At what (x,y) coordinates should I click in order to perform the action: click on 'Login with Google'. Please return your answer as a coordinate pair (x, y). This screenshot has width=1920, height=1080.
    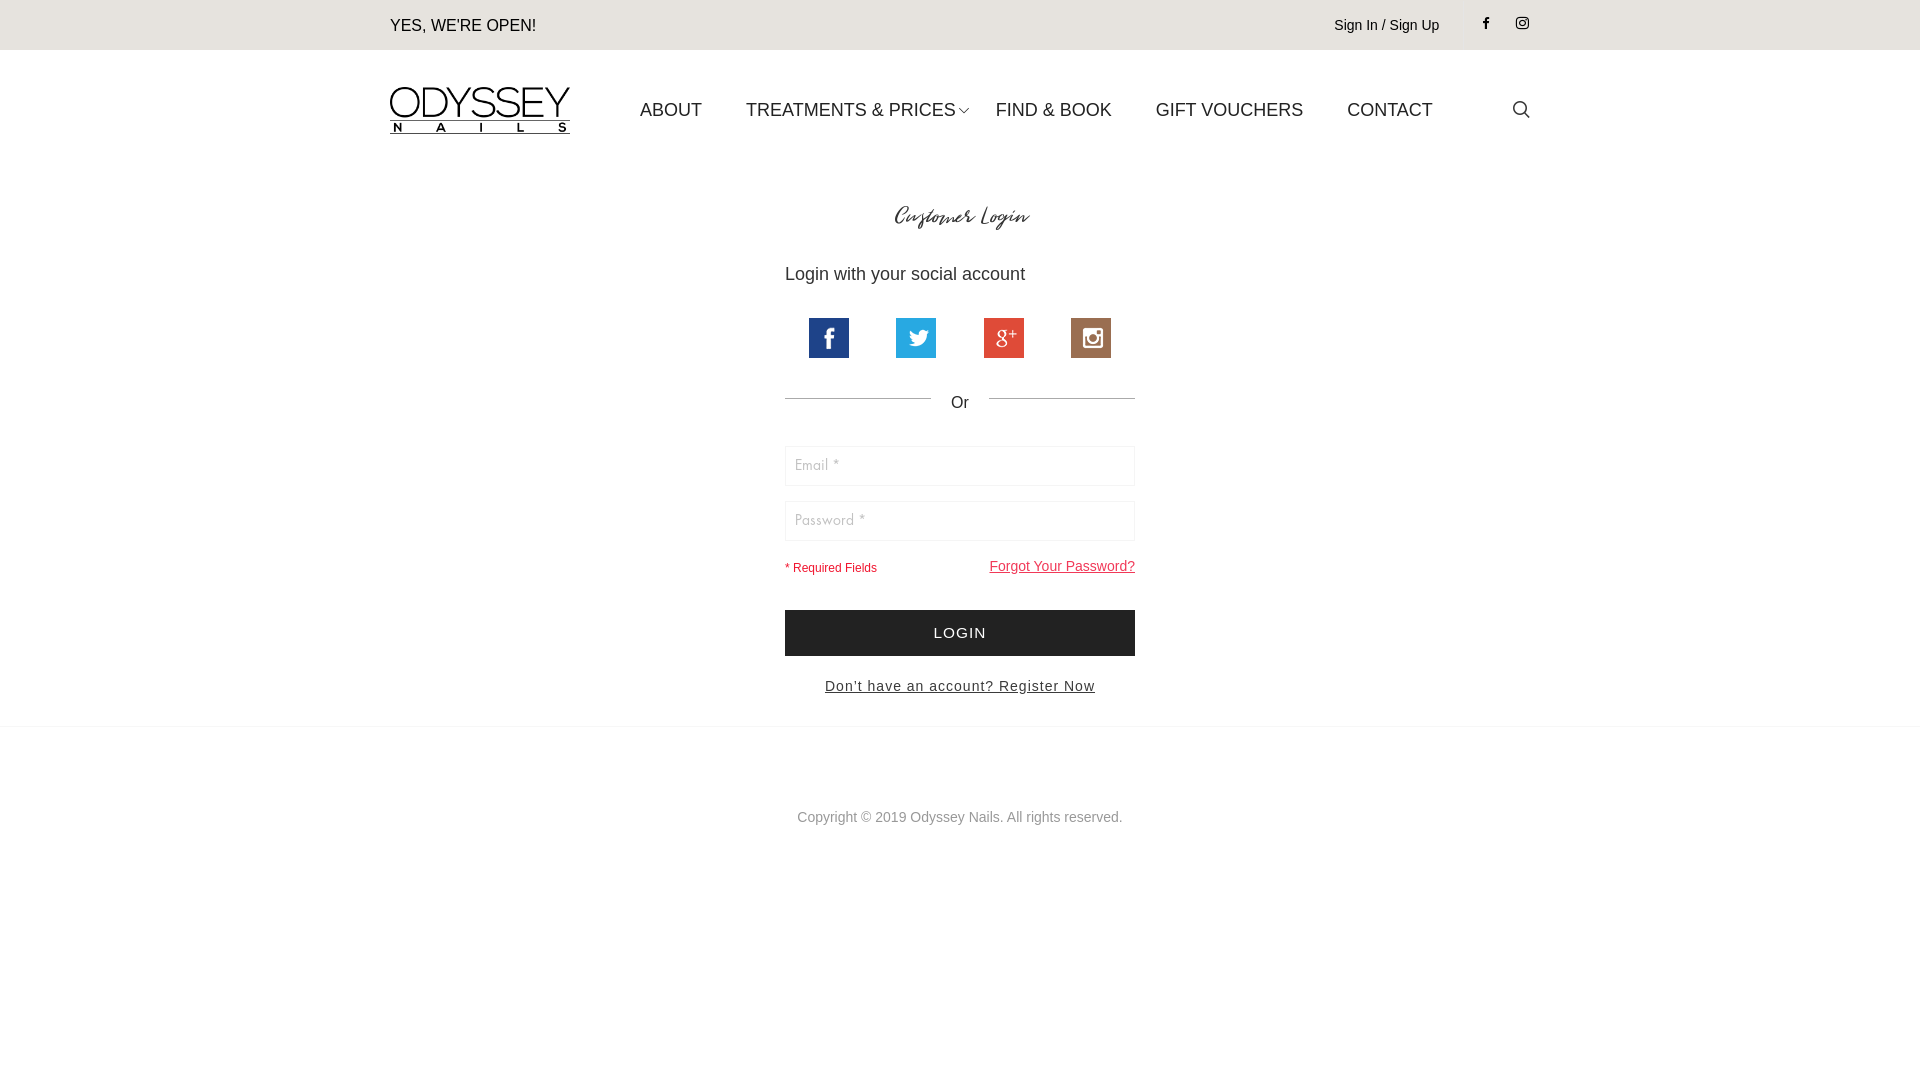
    Looking at the image, I should click on (1003, 337).